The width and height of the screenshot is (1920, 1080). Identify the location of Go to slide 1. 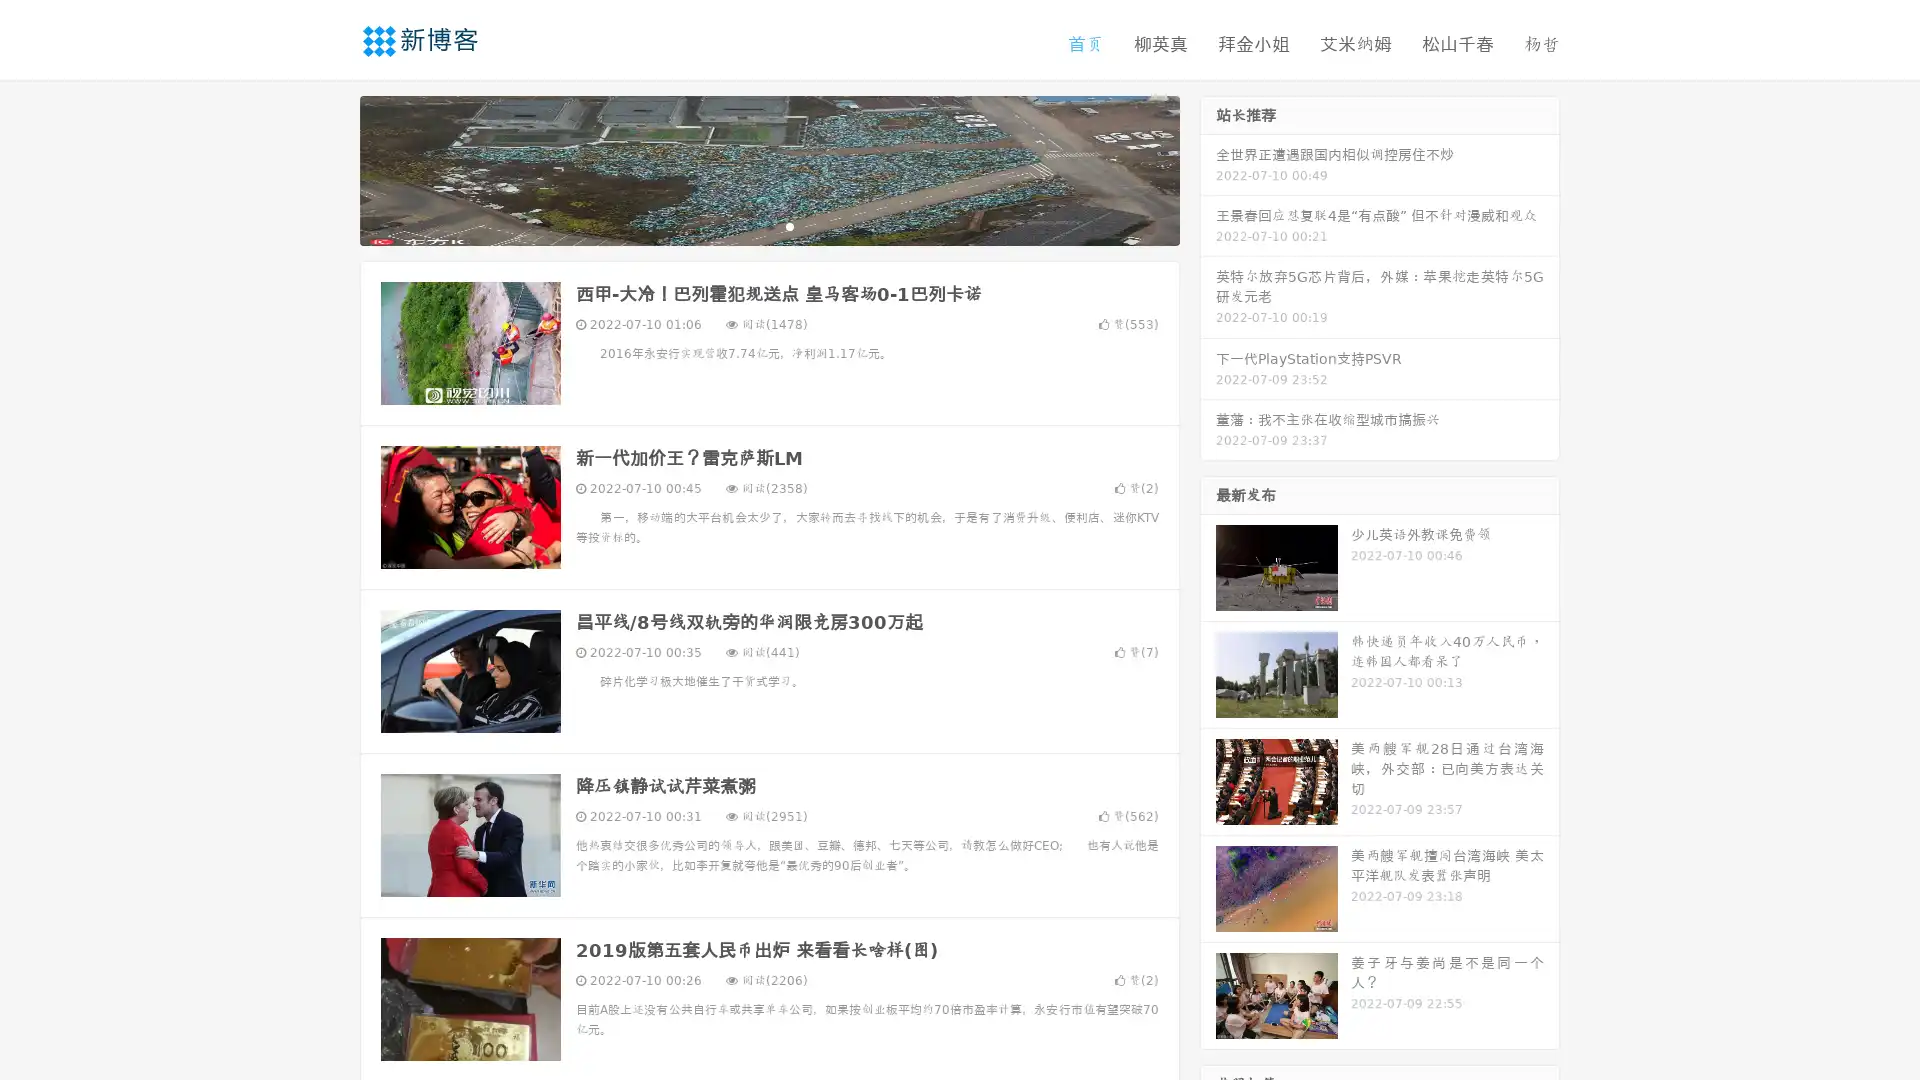
(748, 225).